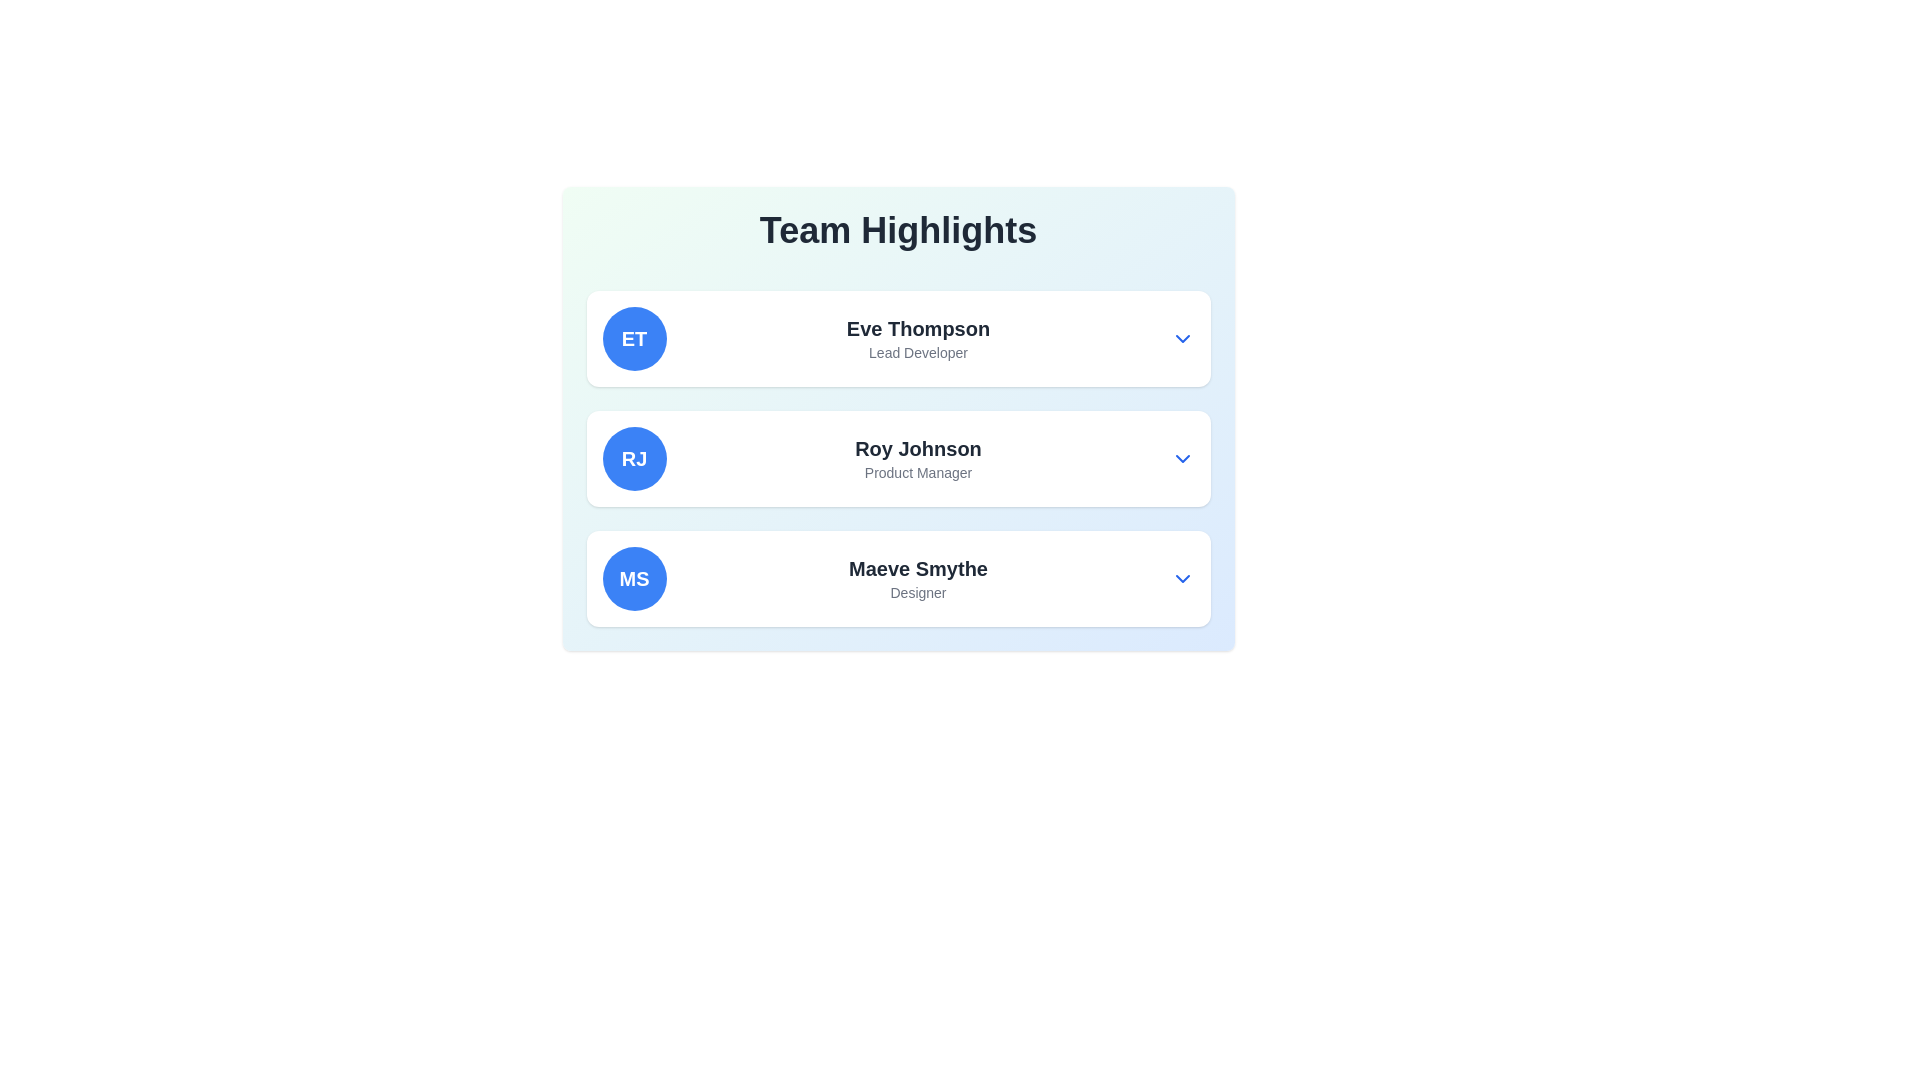 The width and height of the screenshot is (1920, 1080). I want to click on the Text Display component that shows the name and role of Eve Thompson in the Team Highlights section, which is centrally positioned under the first card, so click(917, 338).